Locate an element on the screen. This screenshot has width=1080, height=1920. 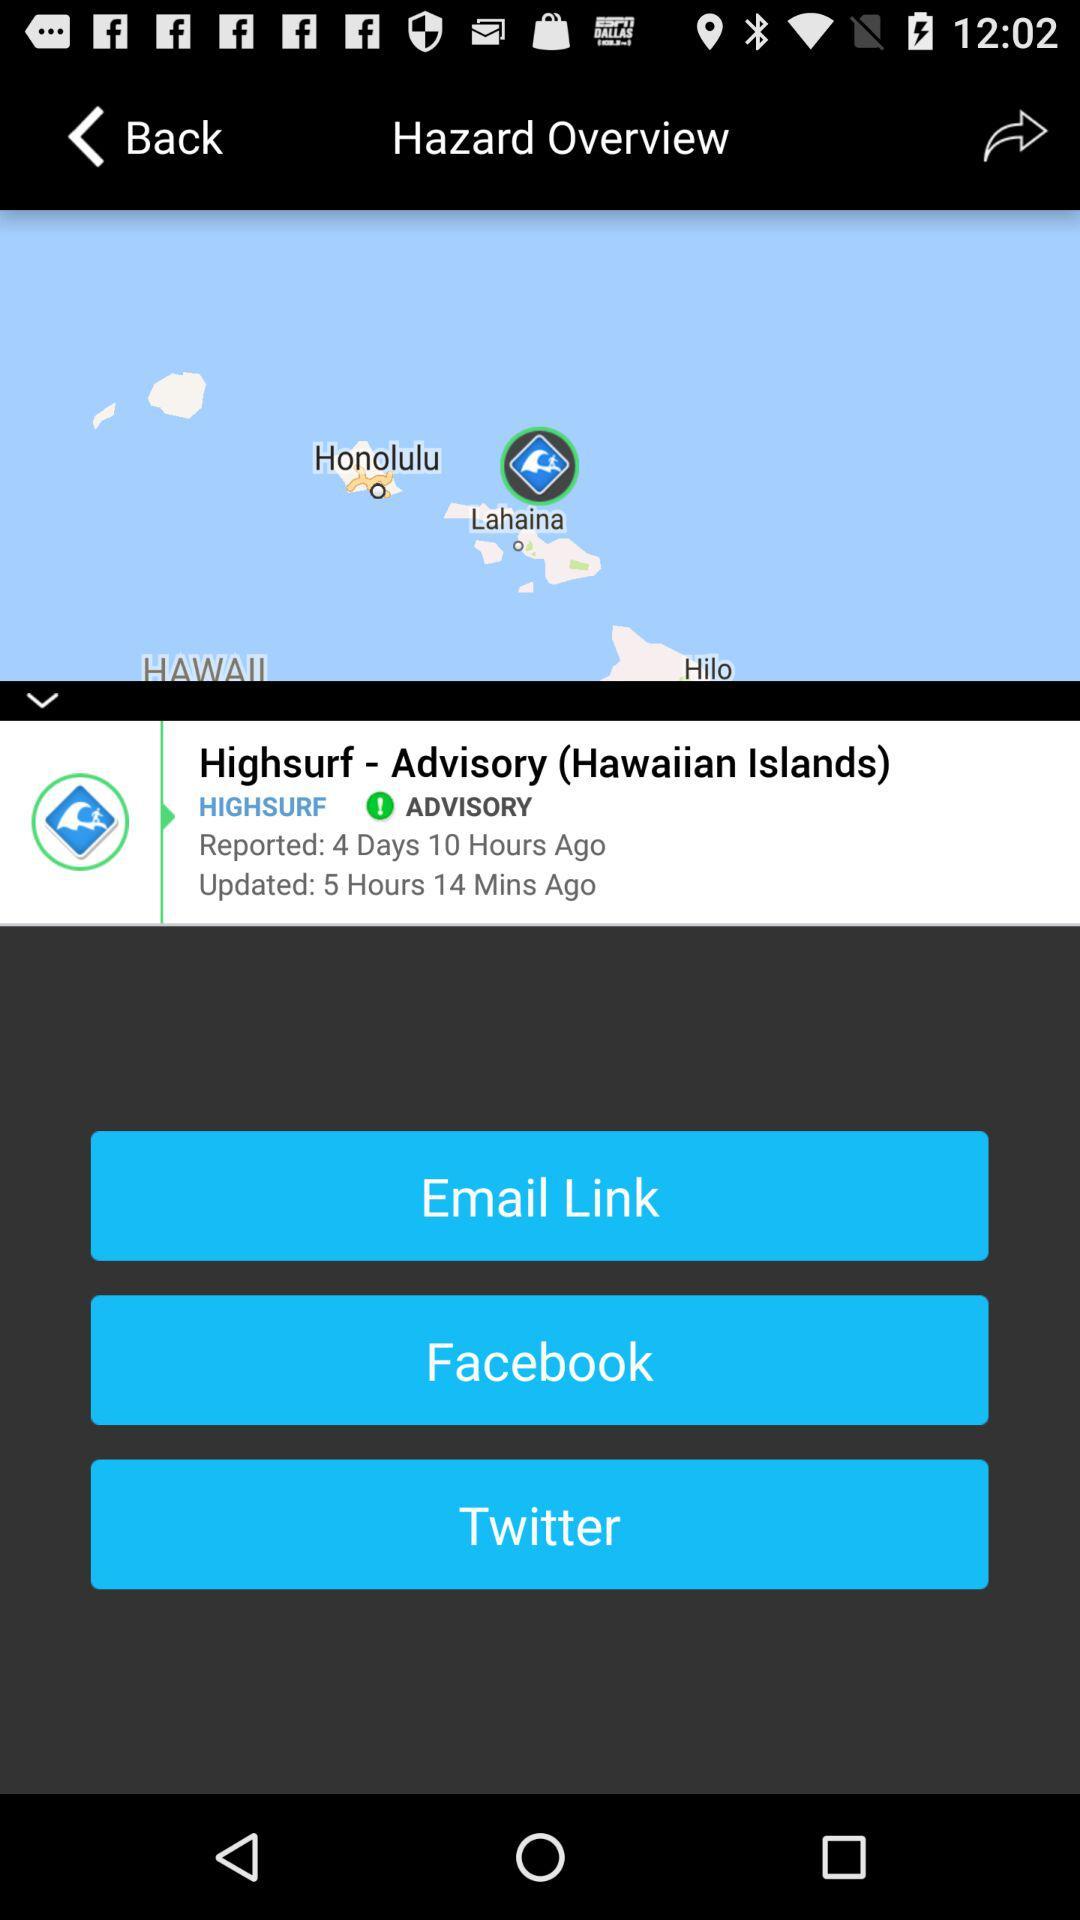
the button named as email link is located at coordinates (540, 1195).